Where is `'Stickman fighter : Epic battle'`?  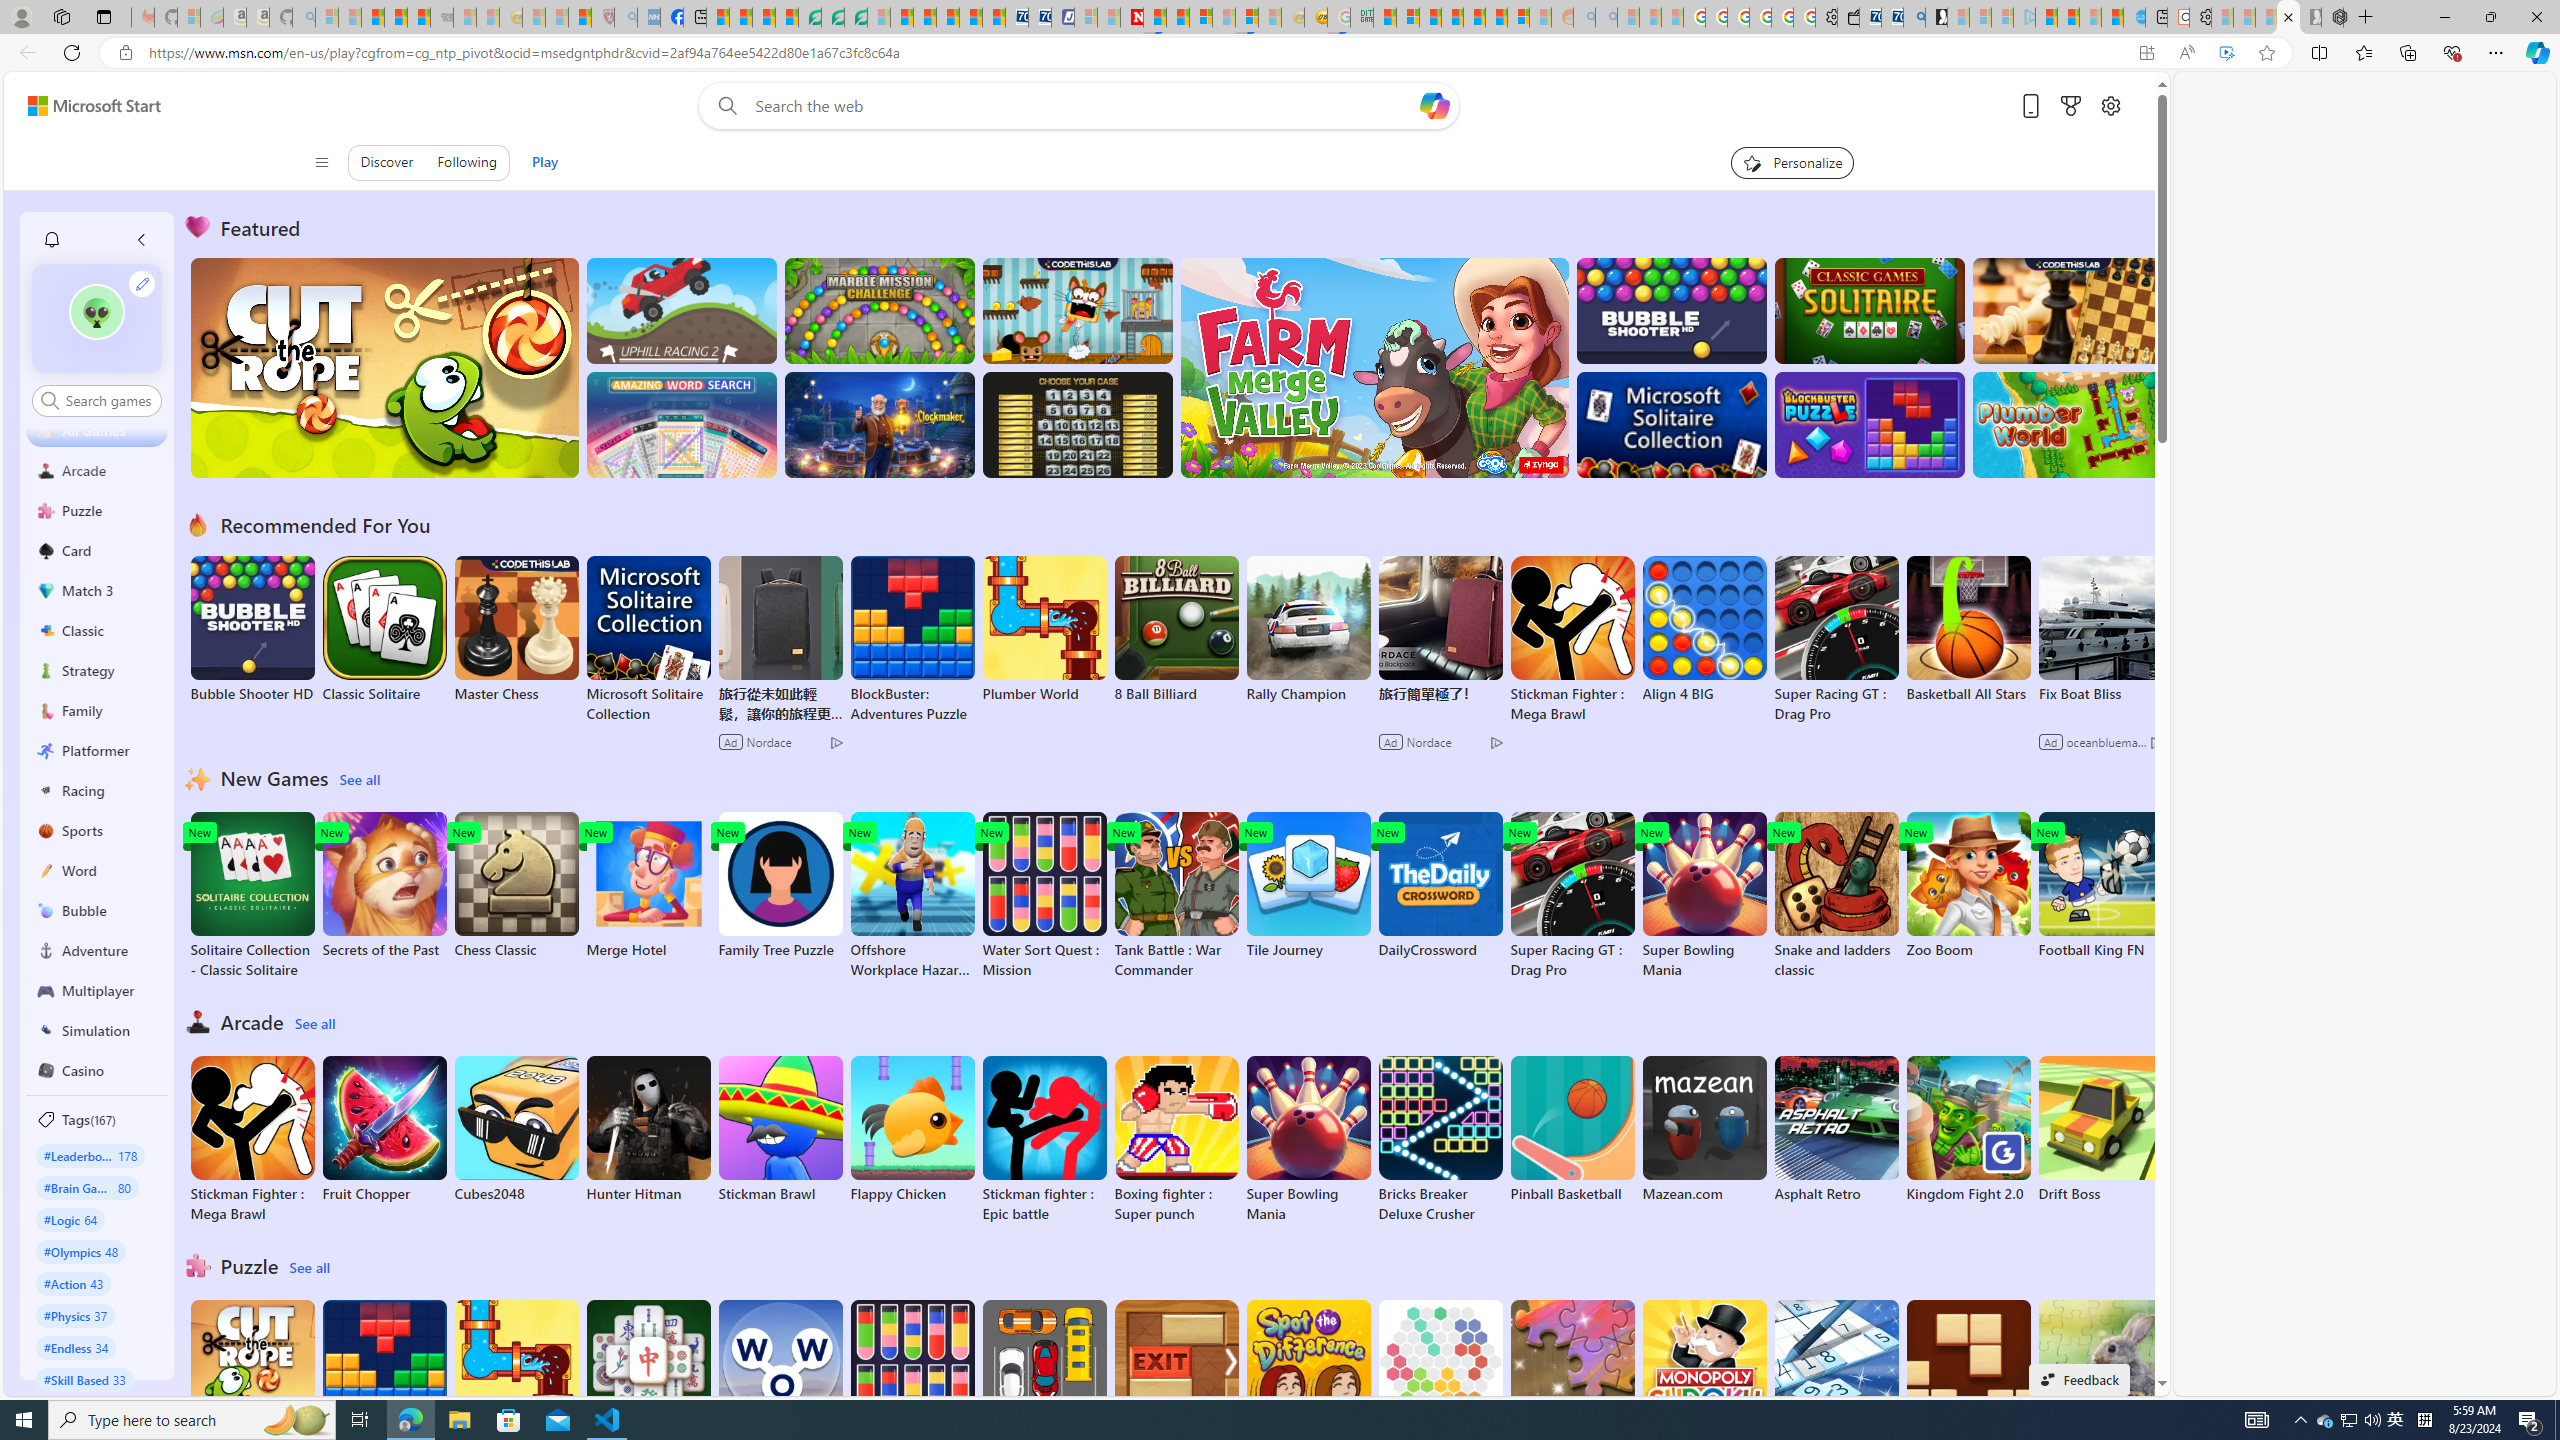
'Stickman fighter : Epic battle' is located at coordinates (1043, 1138).